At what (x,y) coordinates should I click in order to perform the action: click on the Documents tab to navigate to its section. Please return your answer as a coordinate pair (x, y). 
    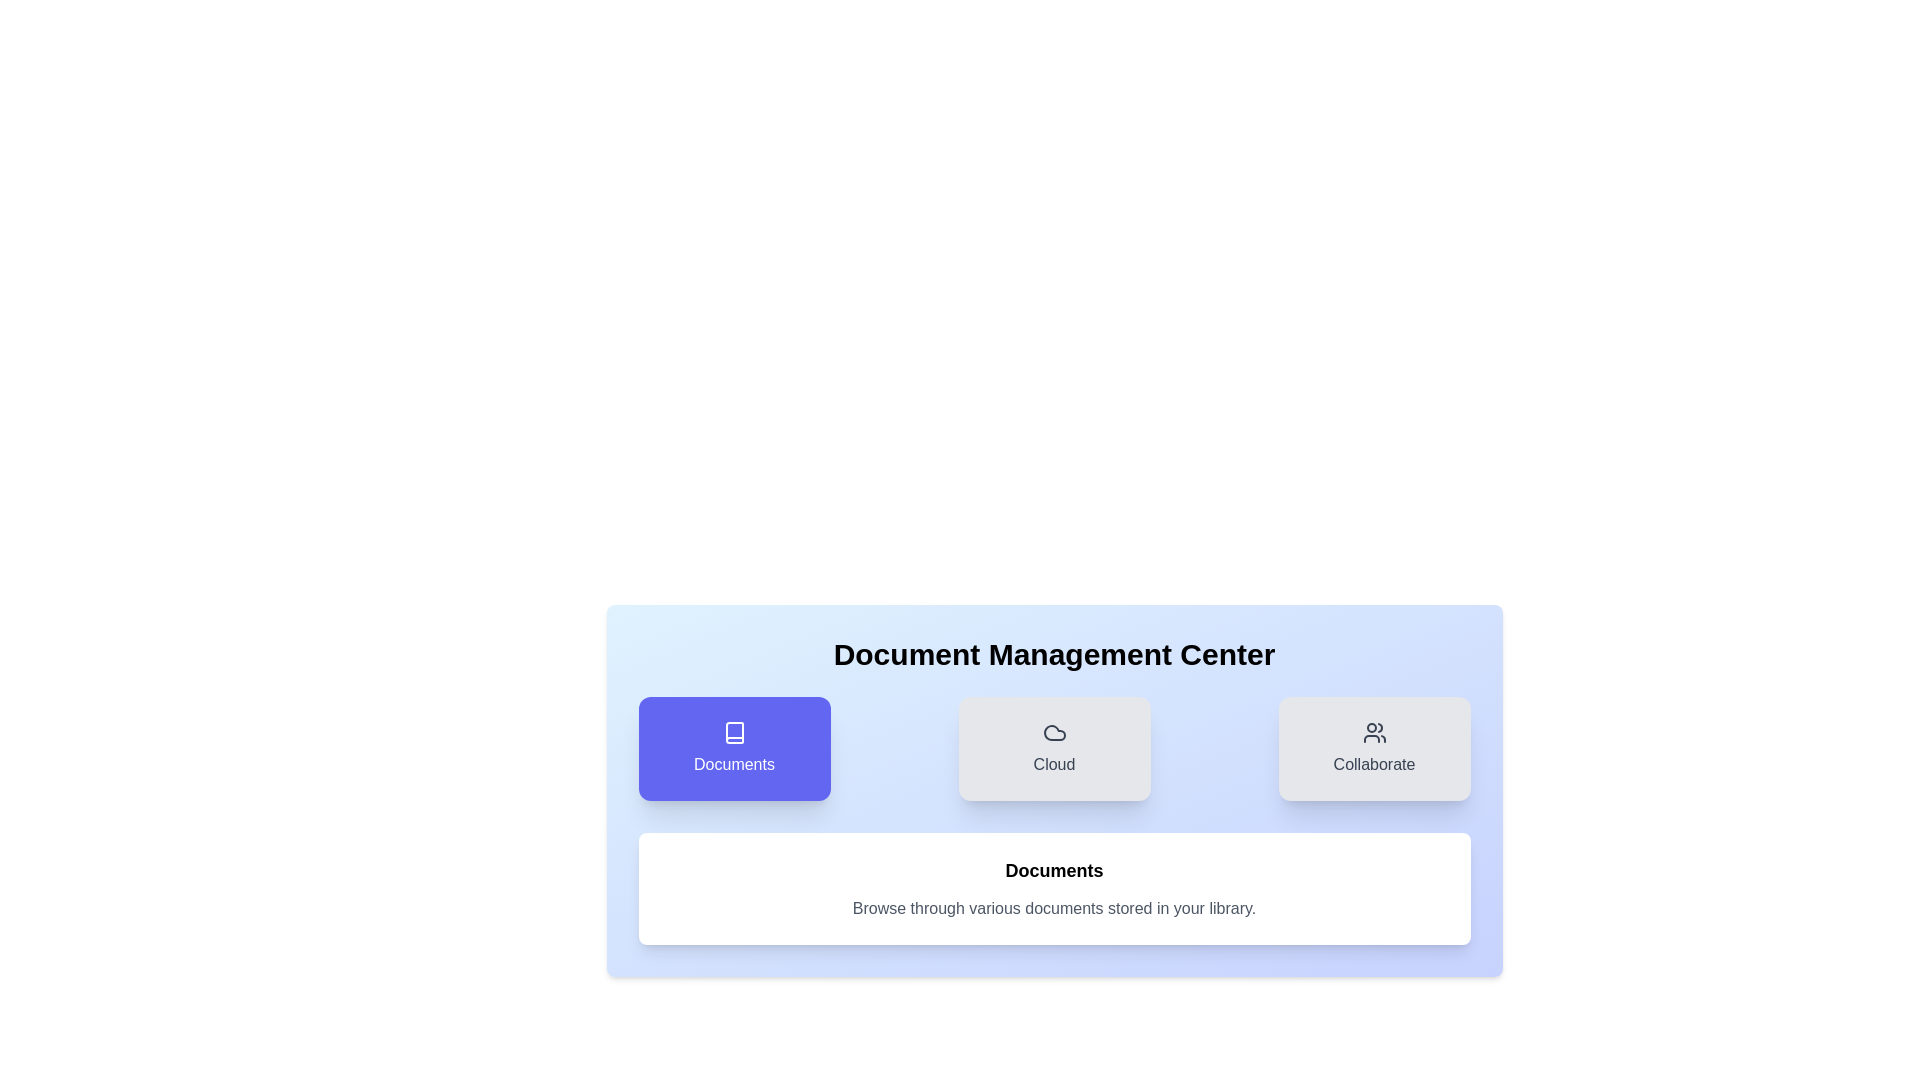
    Looking at the image, I should click on (733, 748).